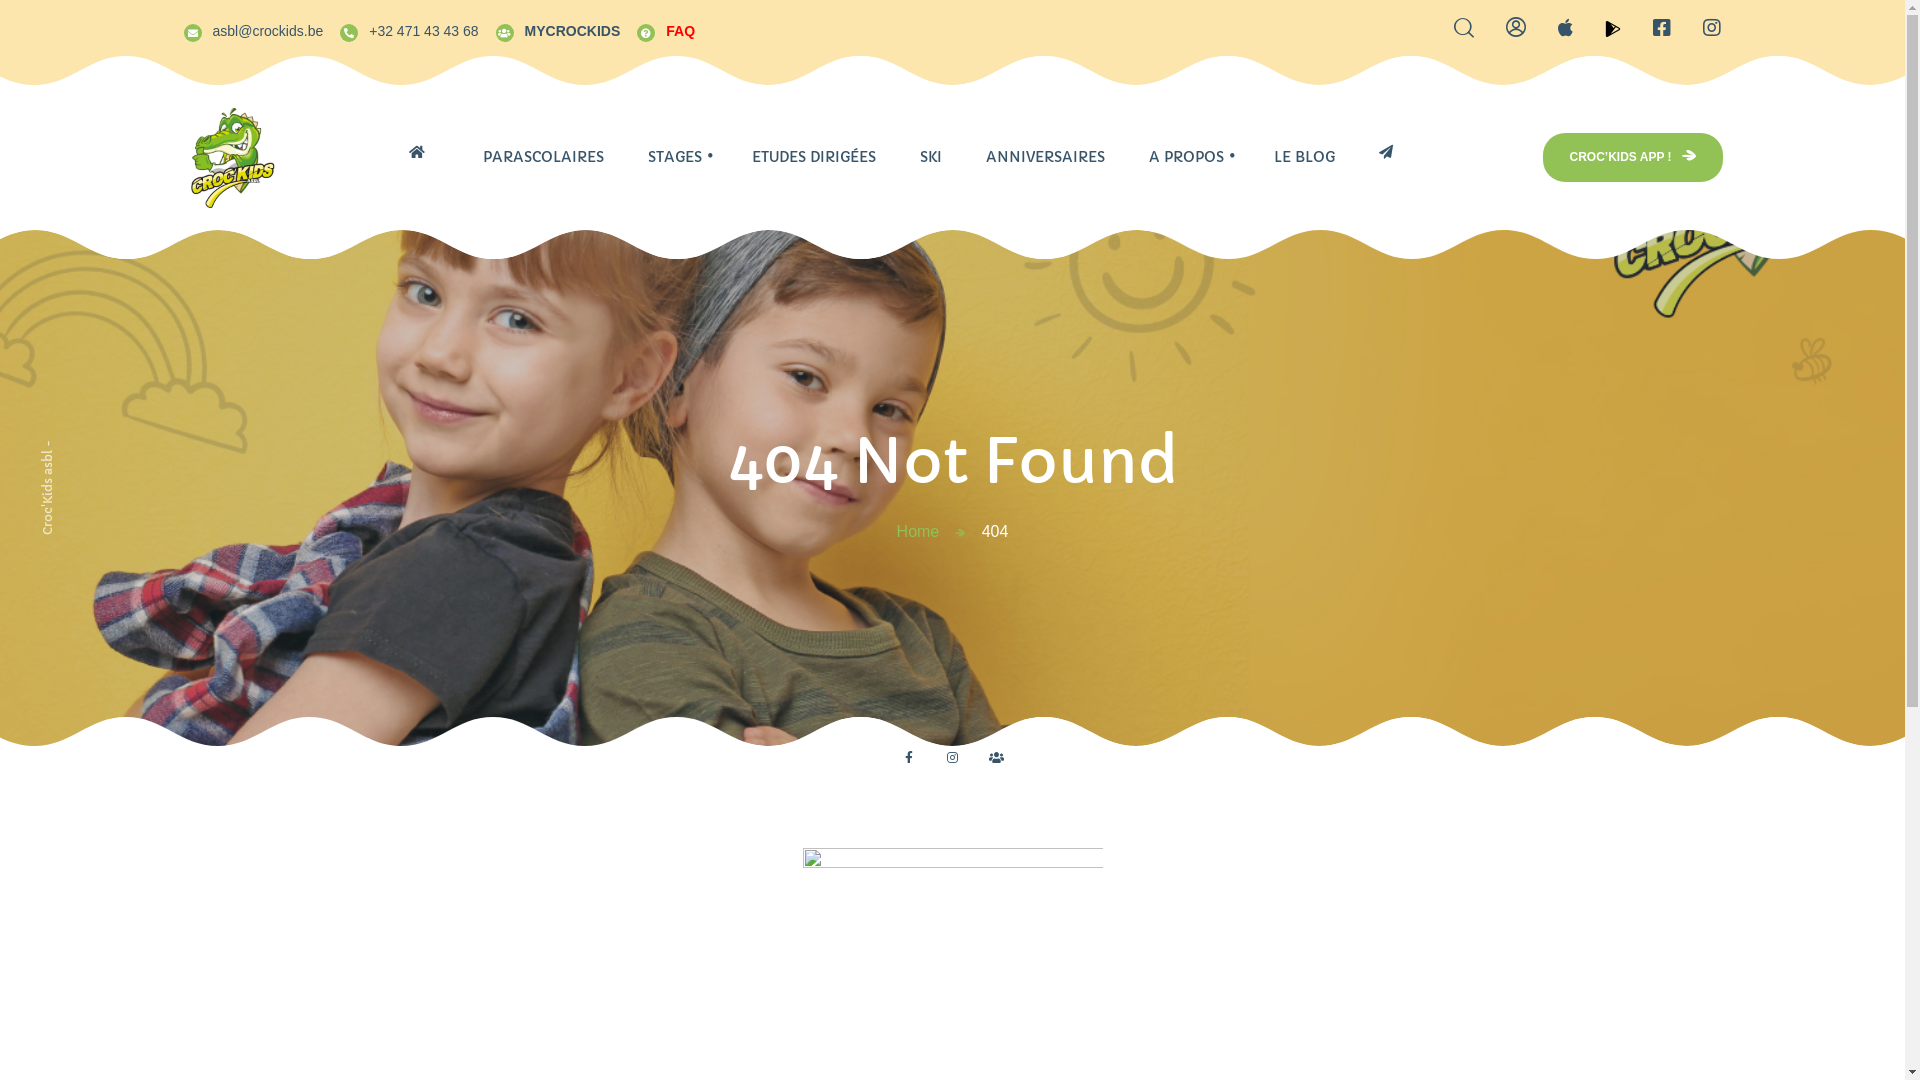  I want to click on 'MYCROCKIDS', so click(557, 29).